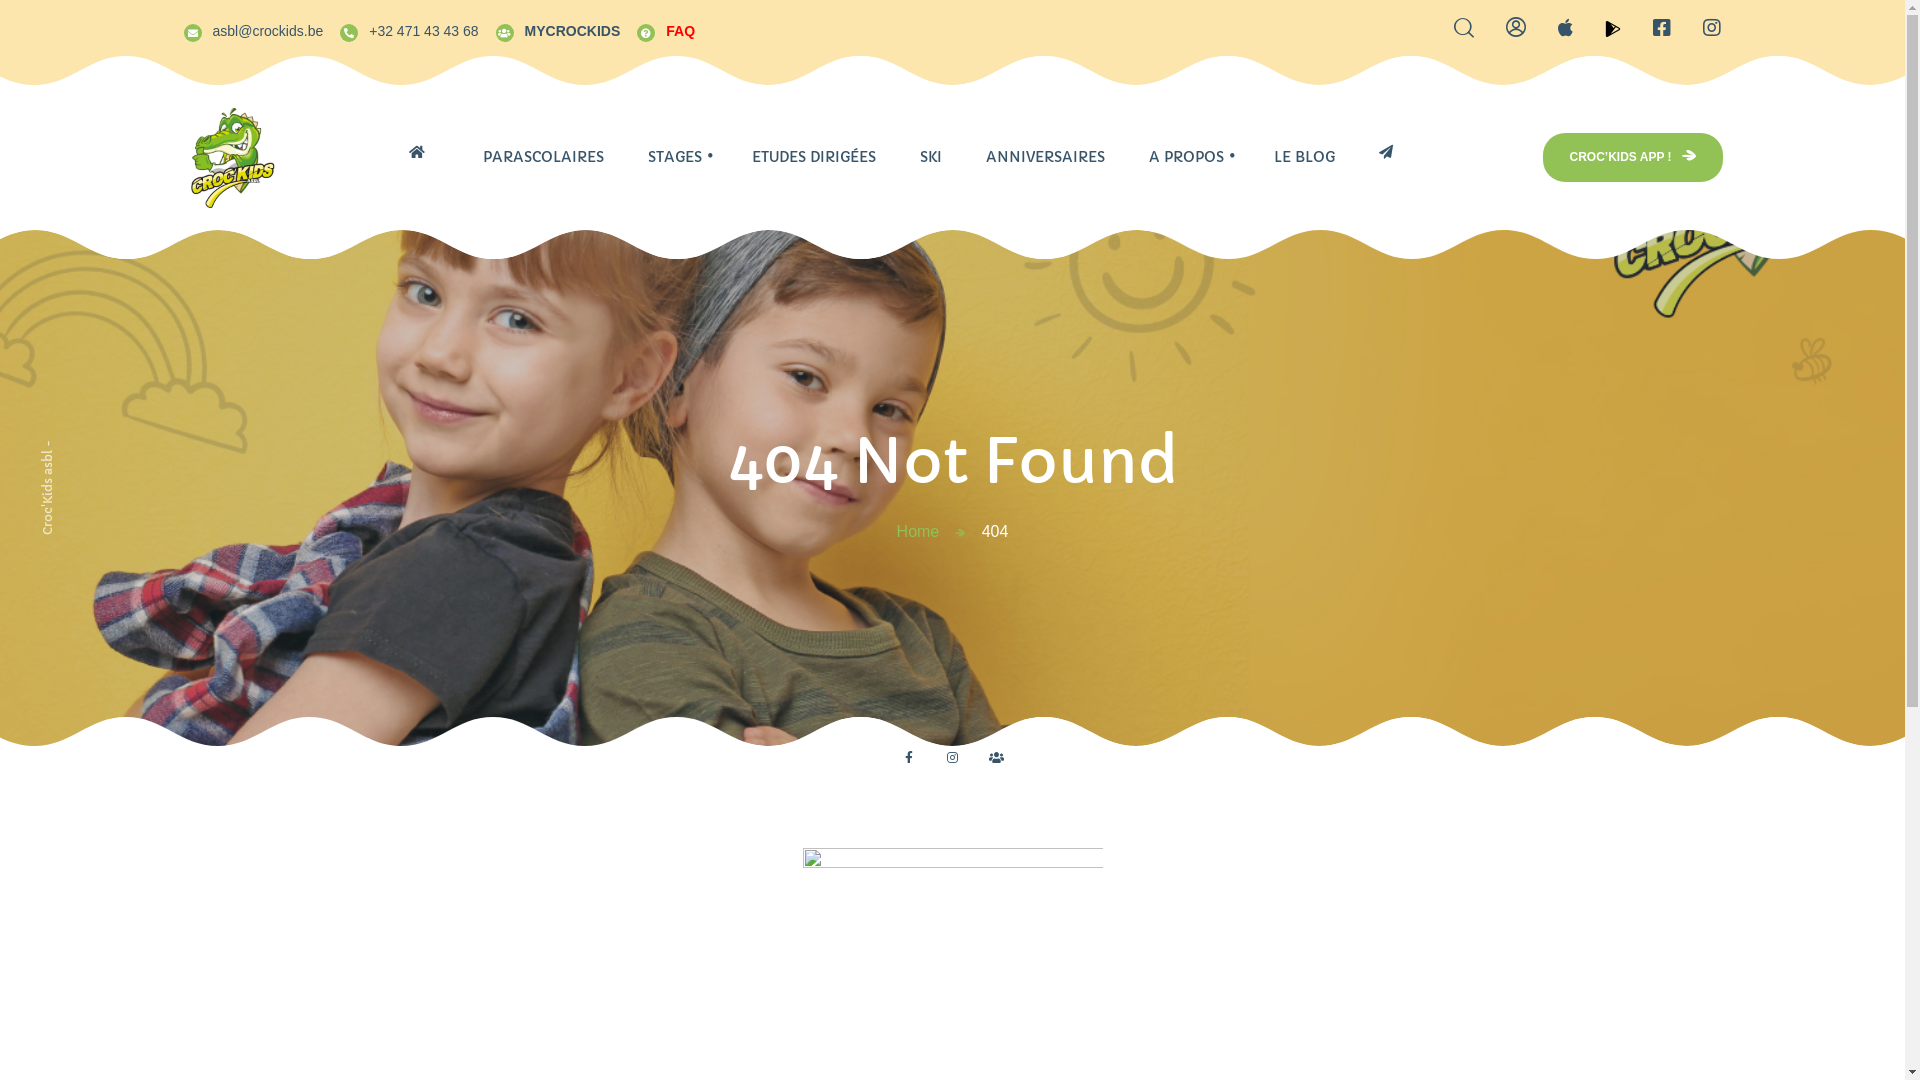  I want to click on 'MYCROCKIDS', so click(557, 29).